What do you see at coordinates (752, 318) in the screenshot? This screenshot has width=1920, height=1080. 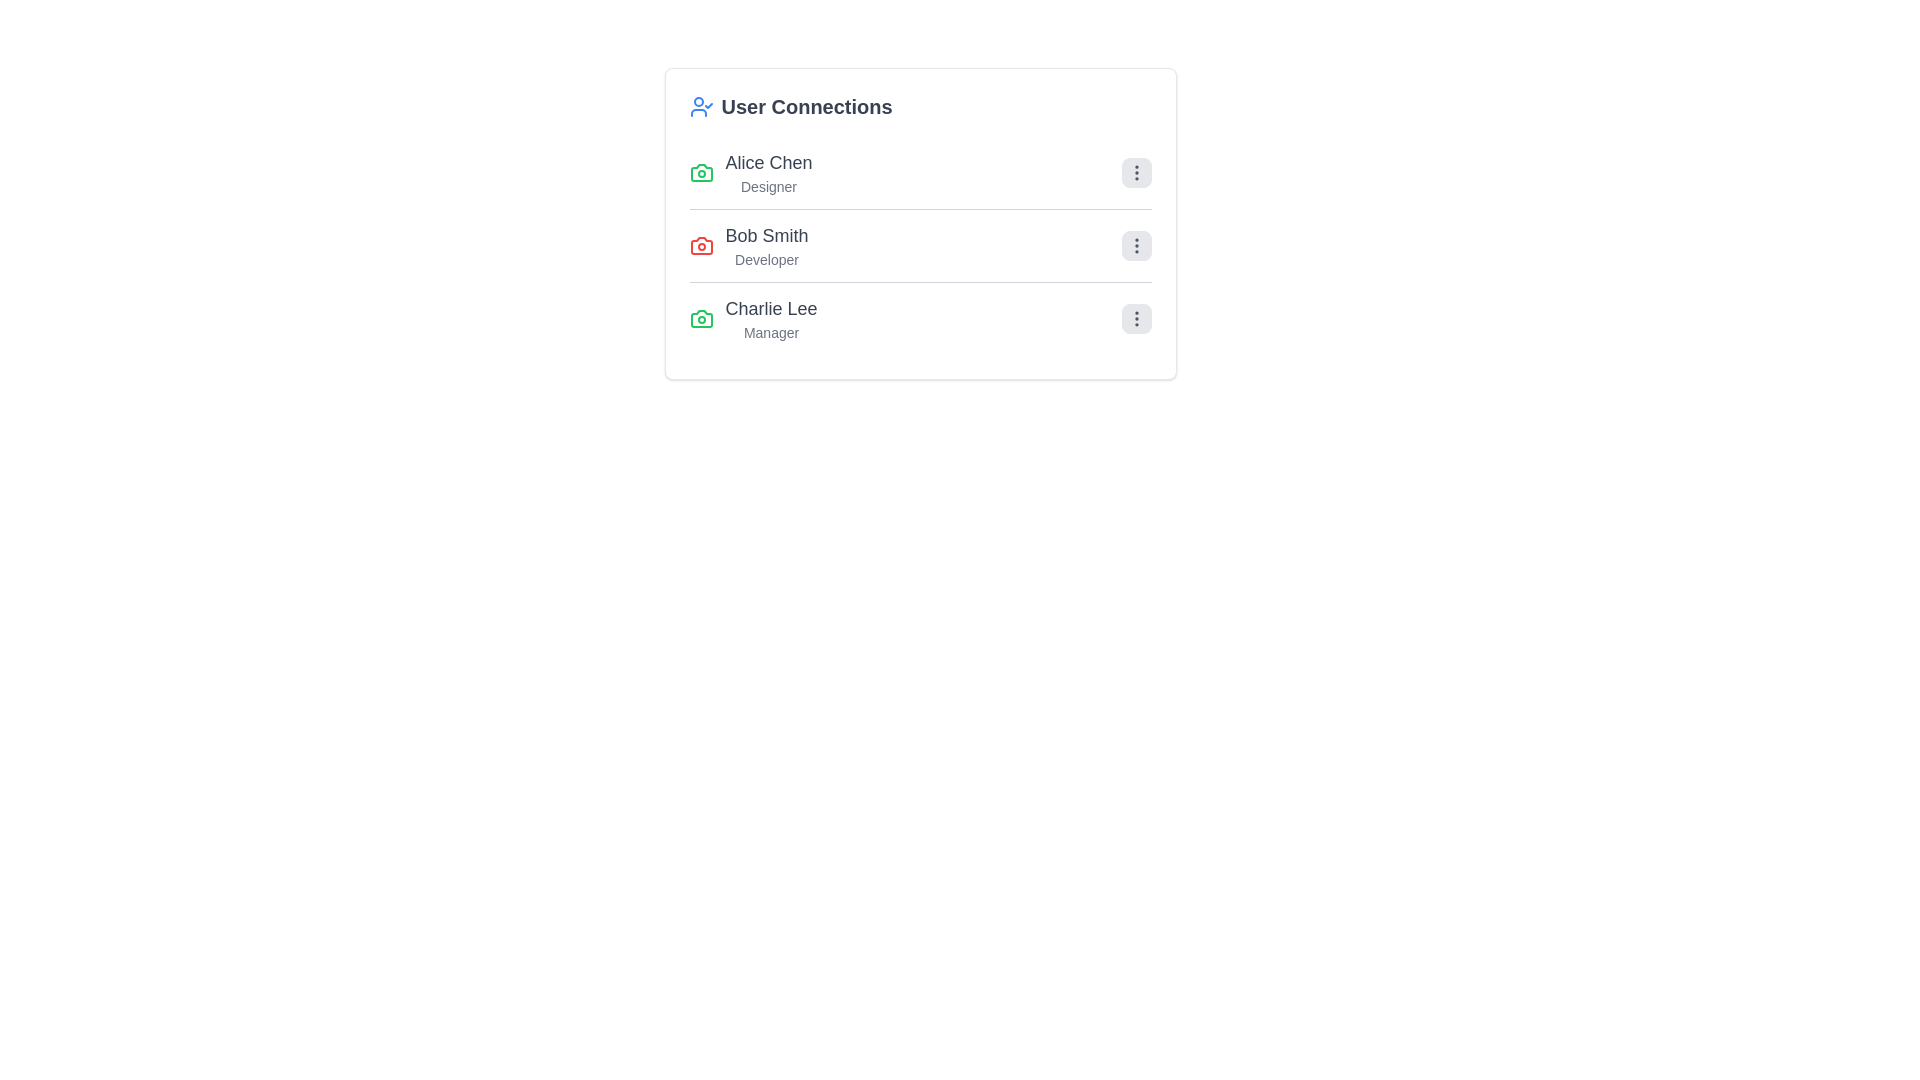 I see `the user information card for 'Charlie Lee', which displays the title 'Manager' and is the third card in the 'User Connections' section` at bounding box center [752, 318].